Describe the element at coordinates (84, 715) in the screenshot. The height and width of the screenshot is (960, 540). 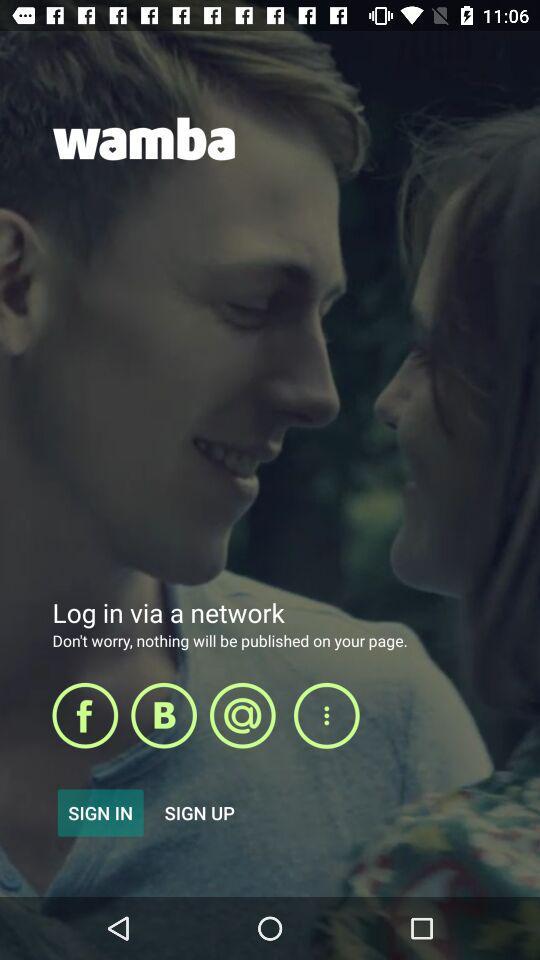
I see `facebook option` at that location.